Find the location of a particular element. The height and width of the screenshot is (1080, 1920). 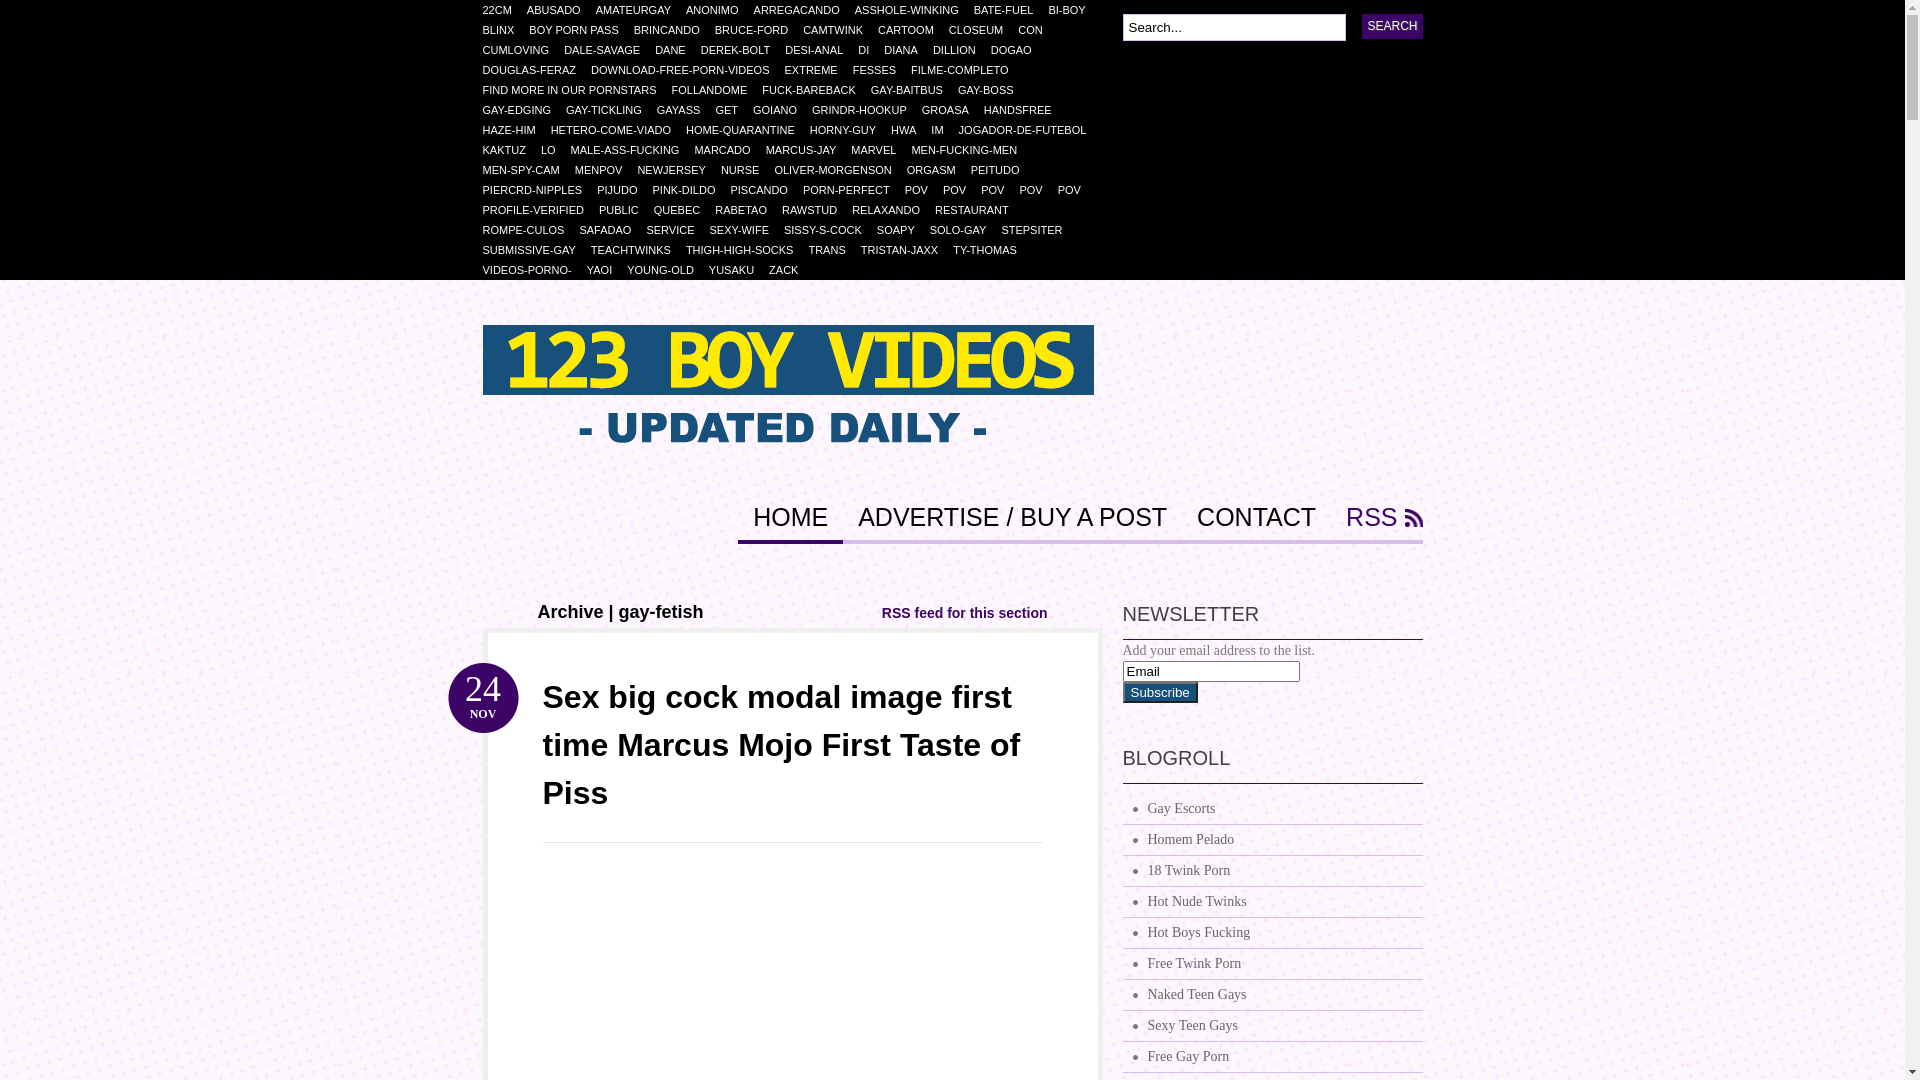

'GROASA' is located at coordinates (952, 110).